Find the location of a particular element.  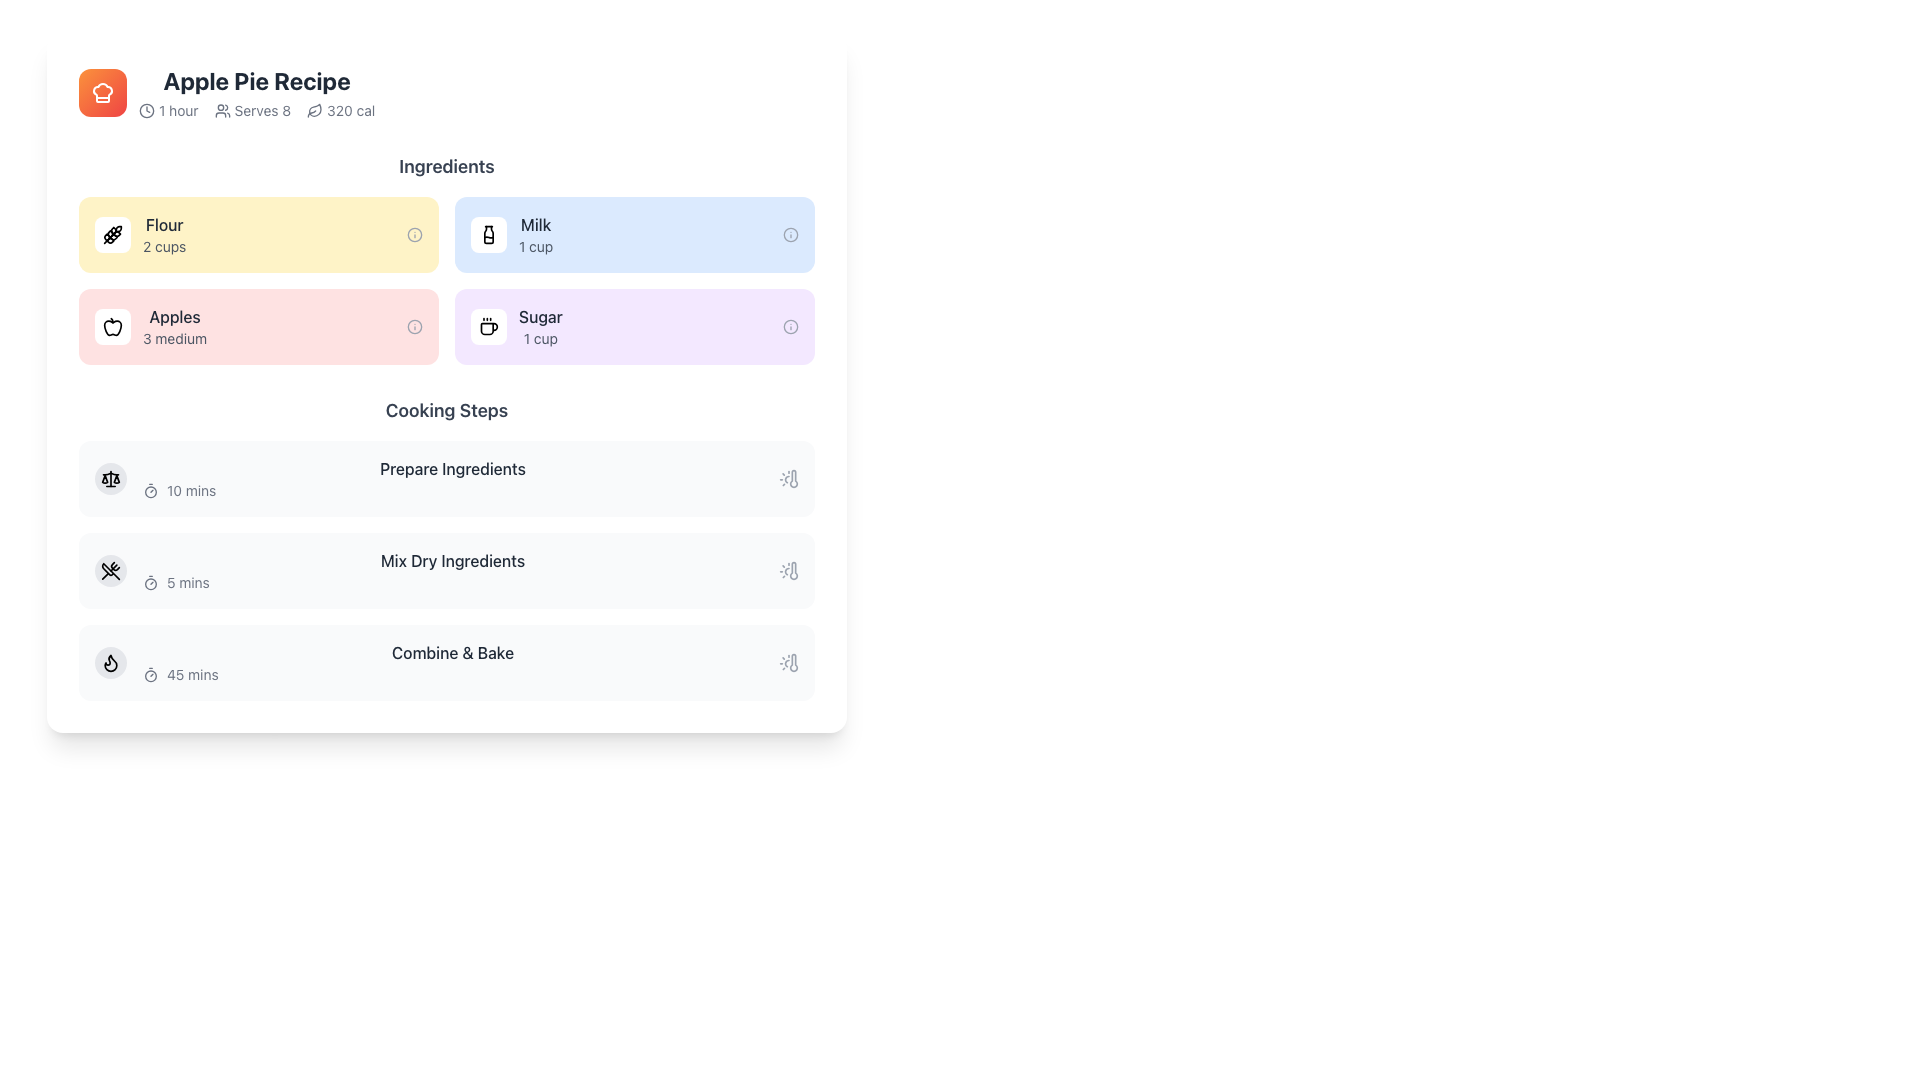

the decorative clock or timer icon located to the left of the '10 mins' label in the 'Prepare Ingredients' step of the 'Cooking Steps' section is located at coordinates (149, 492).